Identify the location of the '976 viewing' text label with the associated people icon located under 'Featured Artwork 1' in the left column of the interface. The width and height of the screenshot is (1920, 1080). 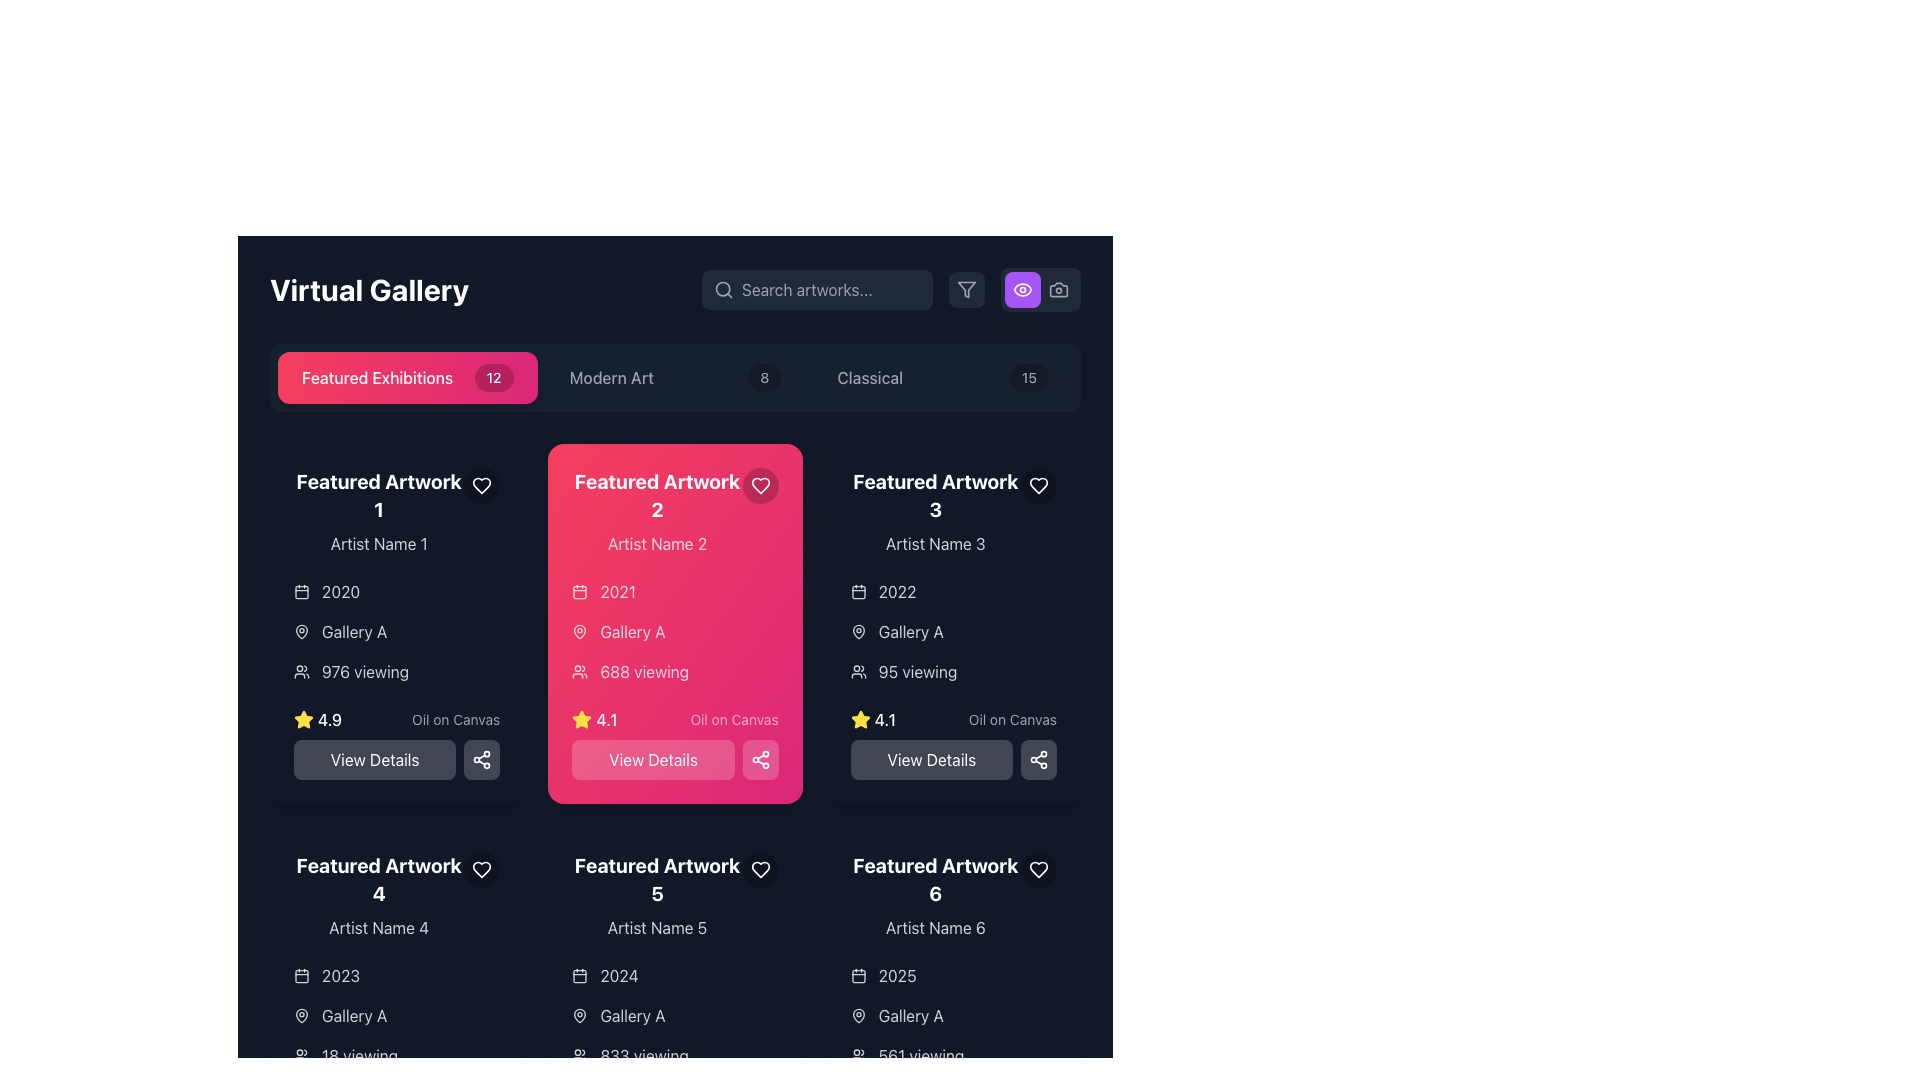
(397, 671).